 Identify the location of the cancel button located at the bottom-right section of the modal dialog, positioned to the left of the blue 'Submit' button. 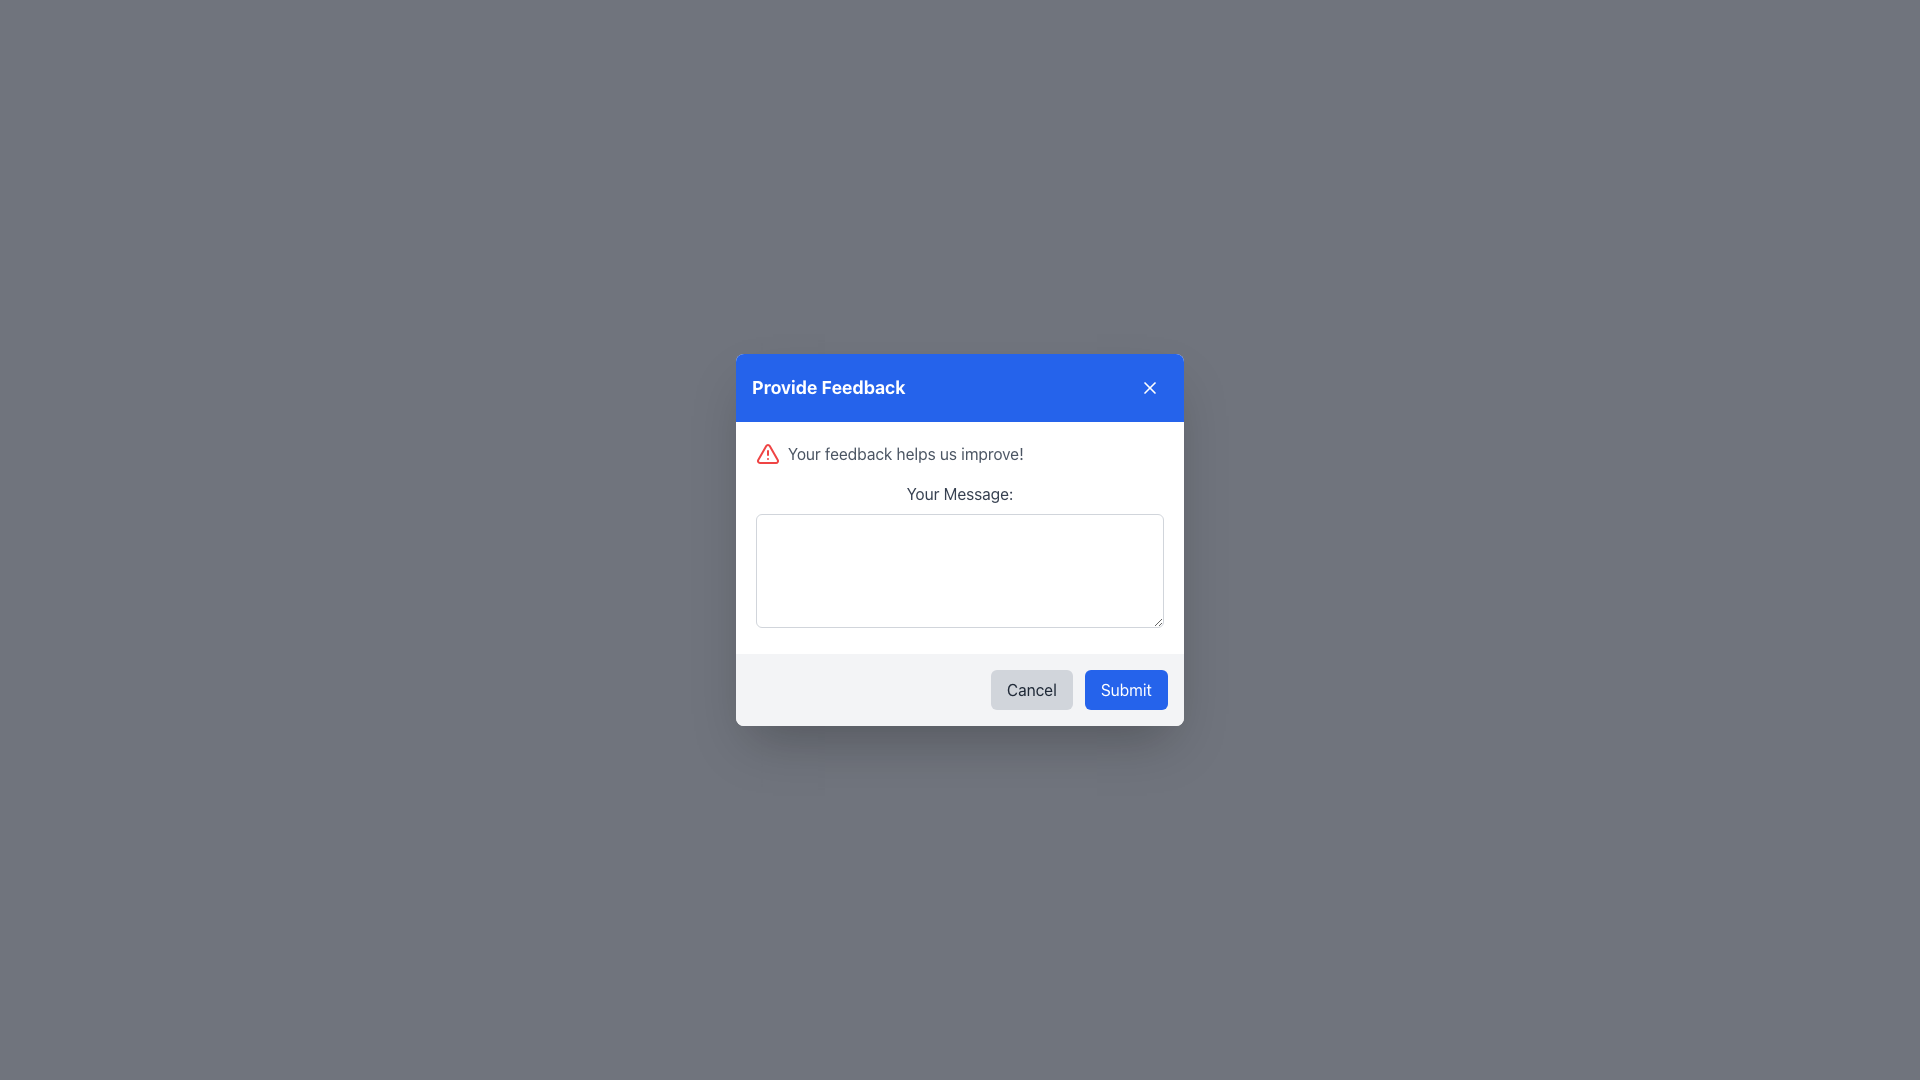
(1031, 689).